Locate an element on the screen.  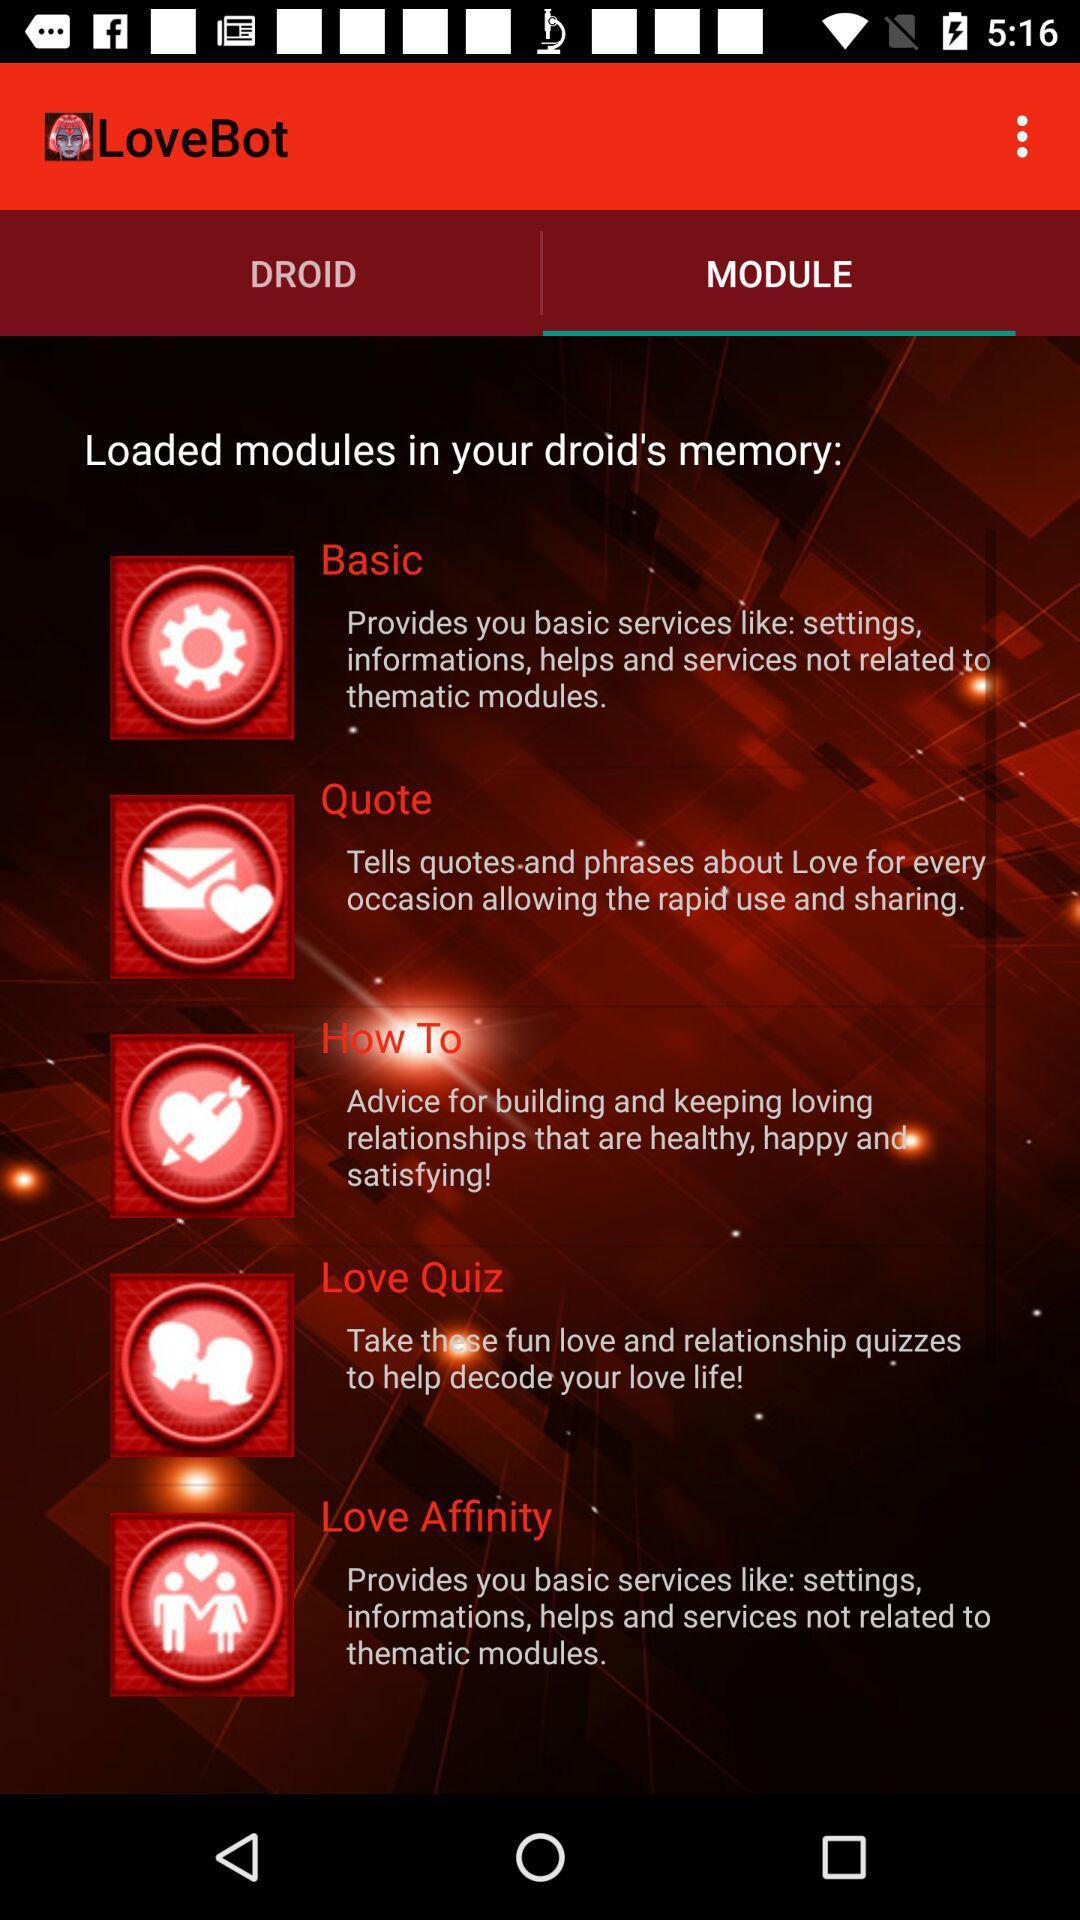
love affinity is located at coordinates (658, 1520).